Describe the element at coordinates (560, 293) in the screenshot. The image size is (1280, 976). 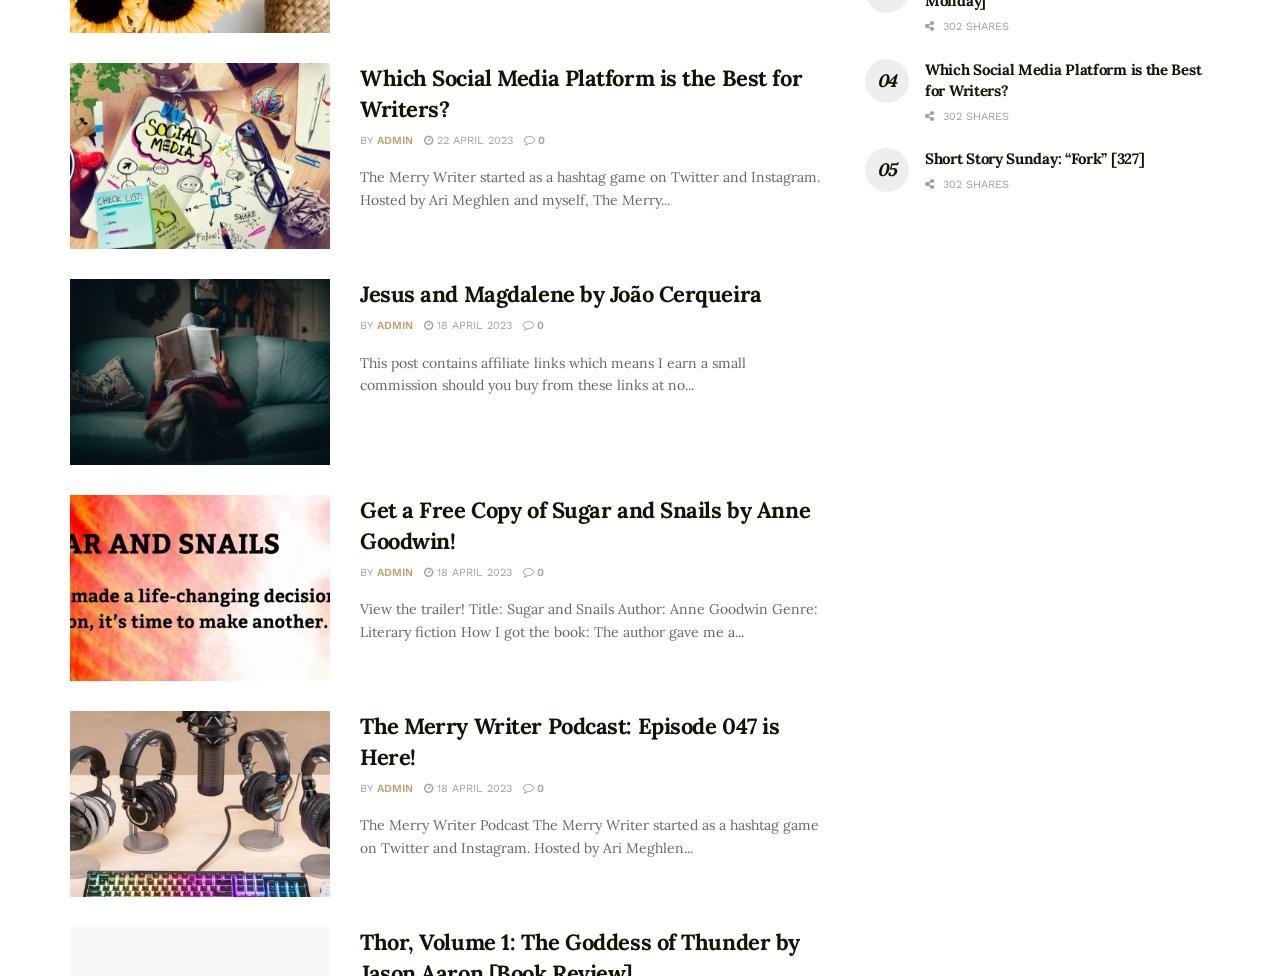
I see `'Jesus and Magdalene by João Cerqueira'` at that location.